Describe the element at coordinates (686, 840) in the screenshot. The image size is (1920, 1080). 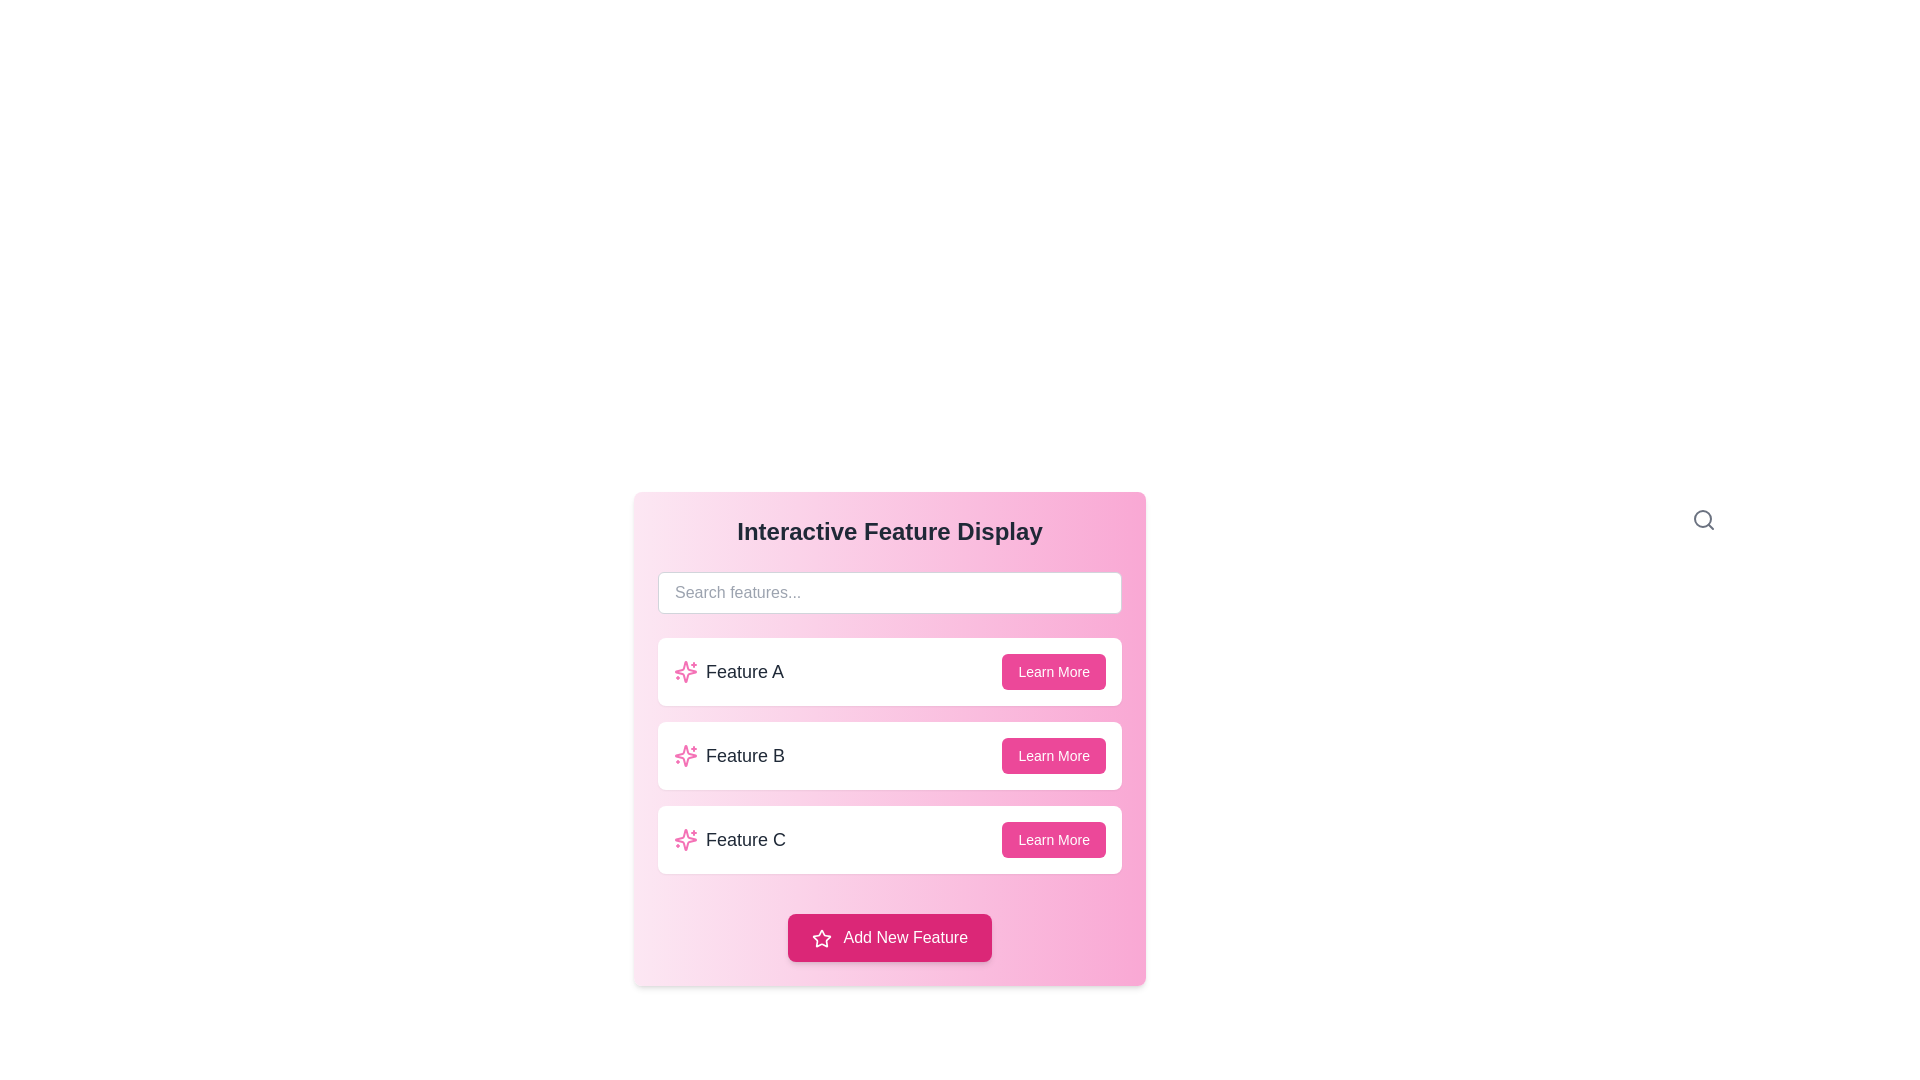
I see `the pink star-shaped icon with sparkles, which is located to the left of the text 'Feature C'` at that location.